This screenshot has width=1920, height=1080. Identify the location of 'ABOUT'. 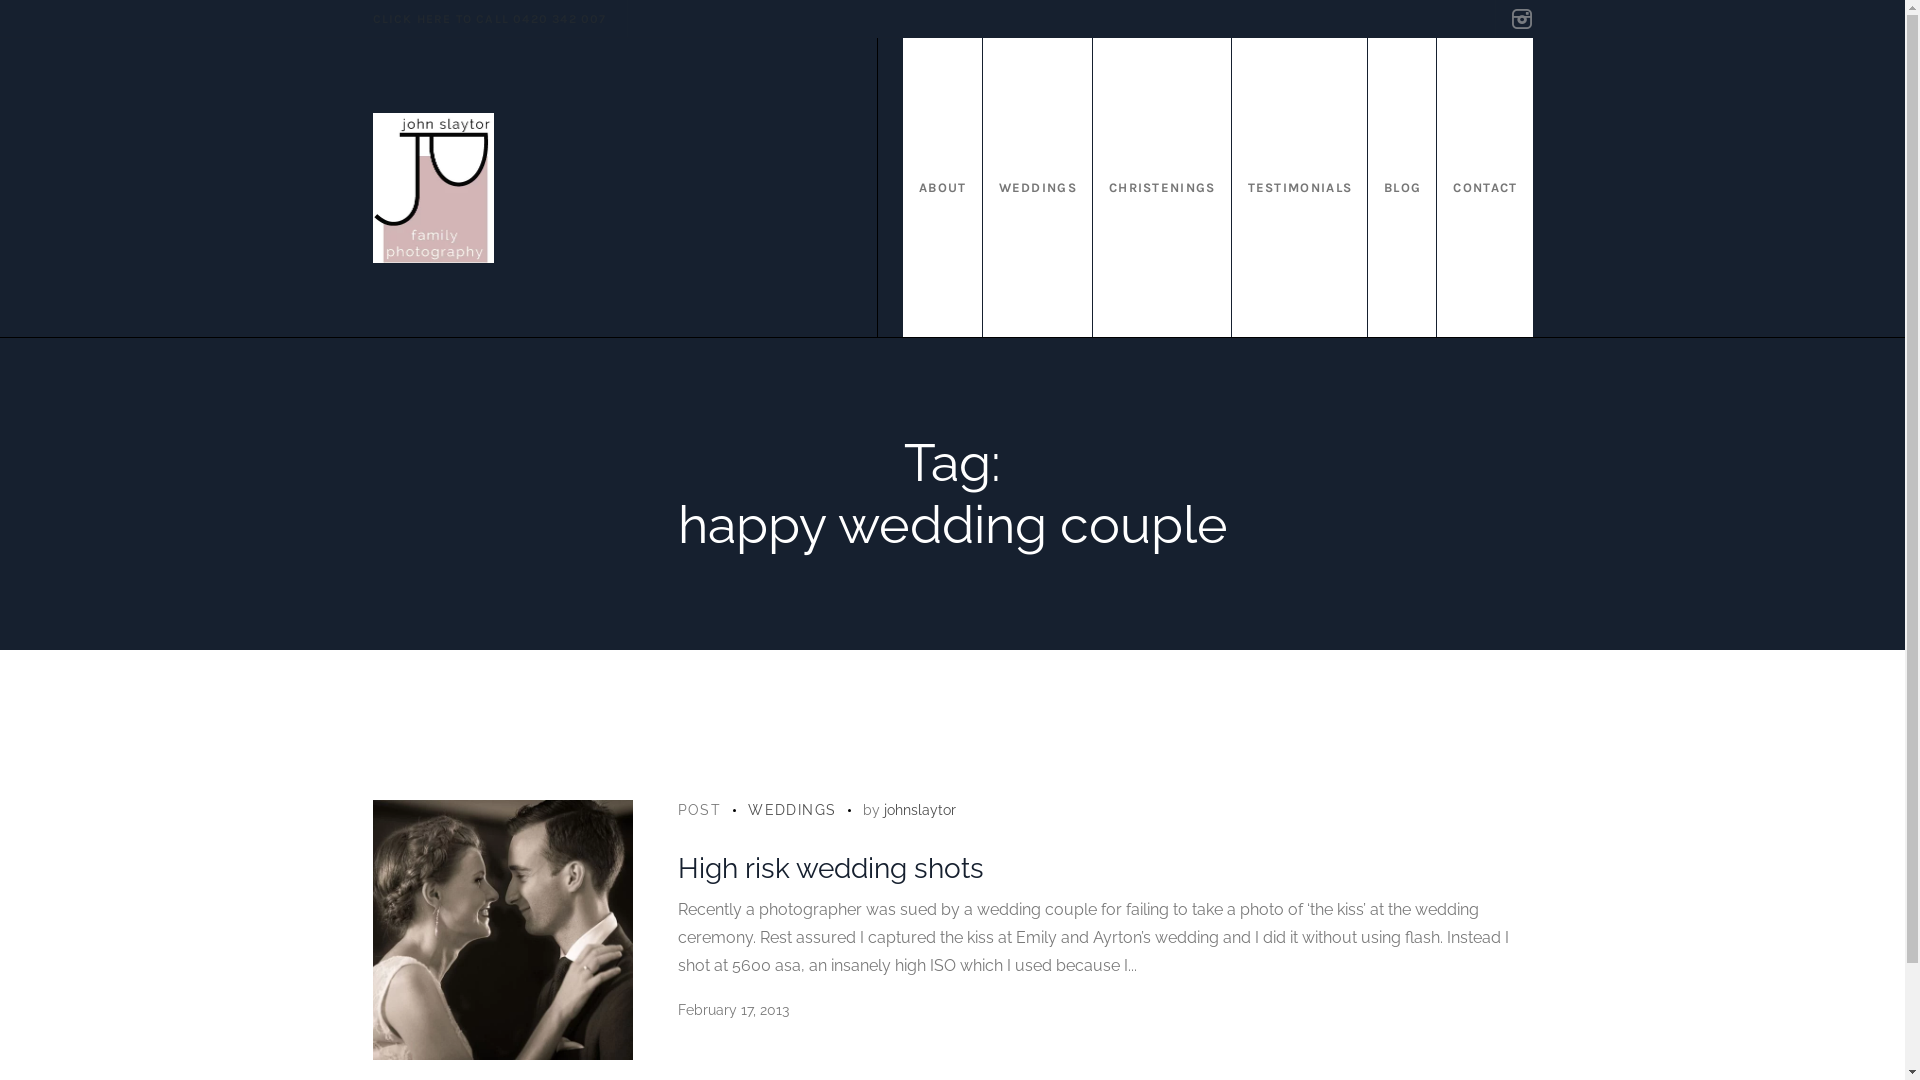
(941, 187).